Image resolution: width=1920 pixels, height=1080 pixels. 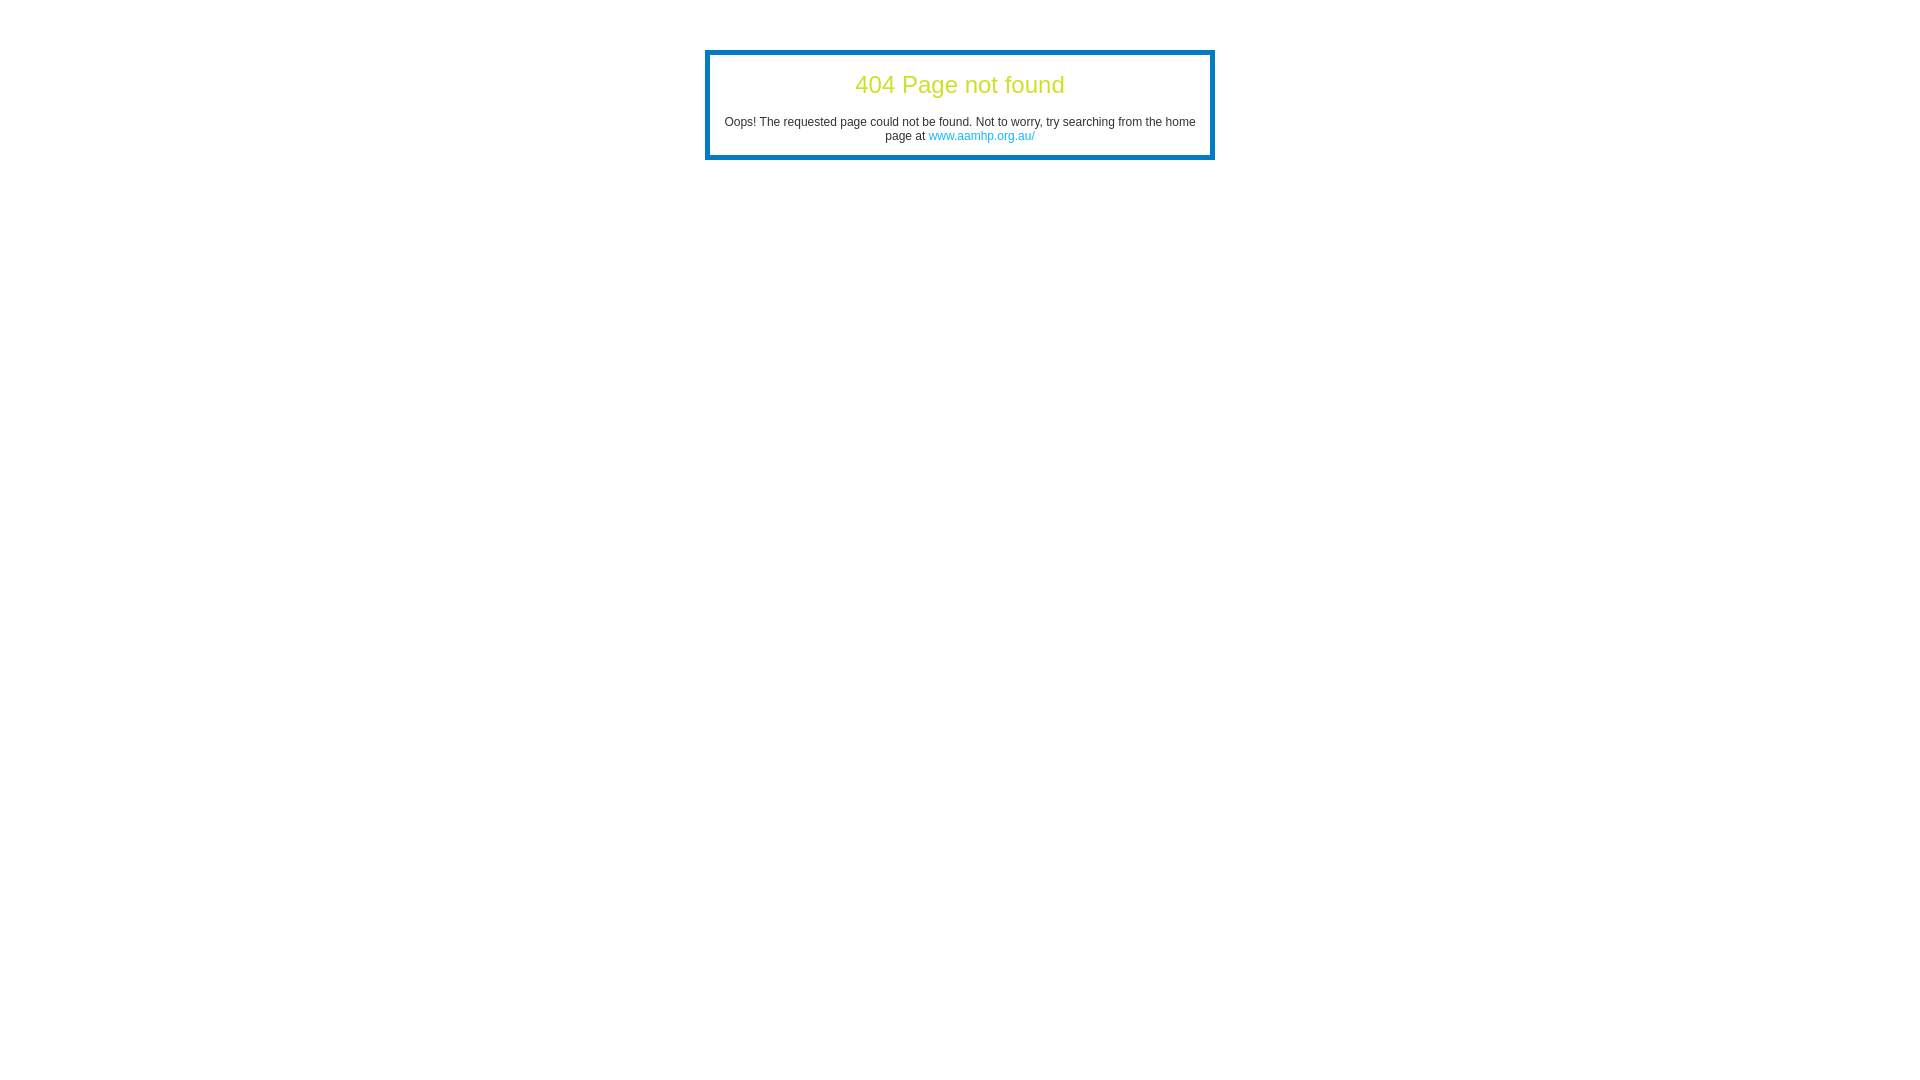 I want to click on 'www.aamhp.org.au/', so click(x=982, y=135).